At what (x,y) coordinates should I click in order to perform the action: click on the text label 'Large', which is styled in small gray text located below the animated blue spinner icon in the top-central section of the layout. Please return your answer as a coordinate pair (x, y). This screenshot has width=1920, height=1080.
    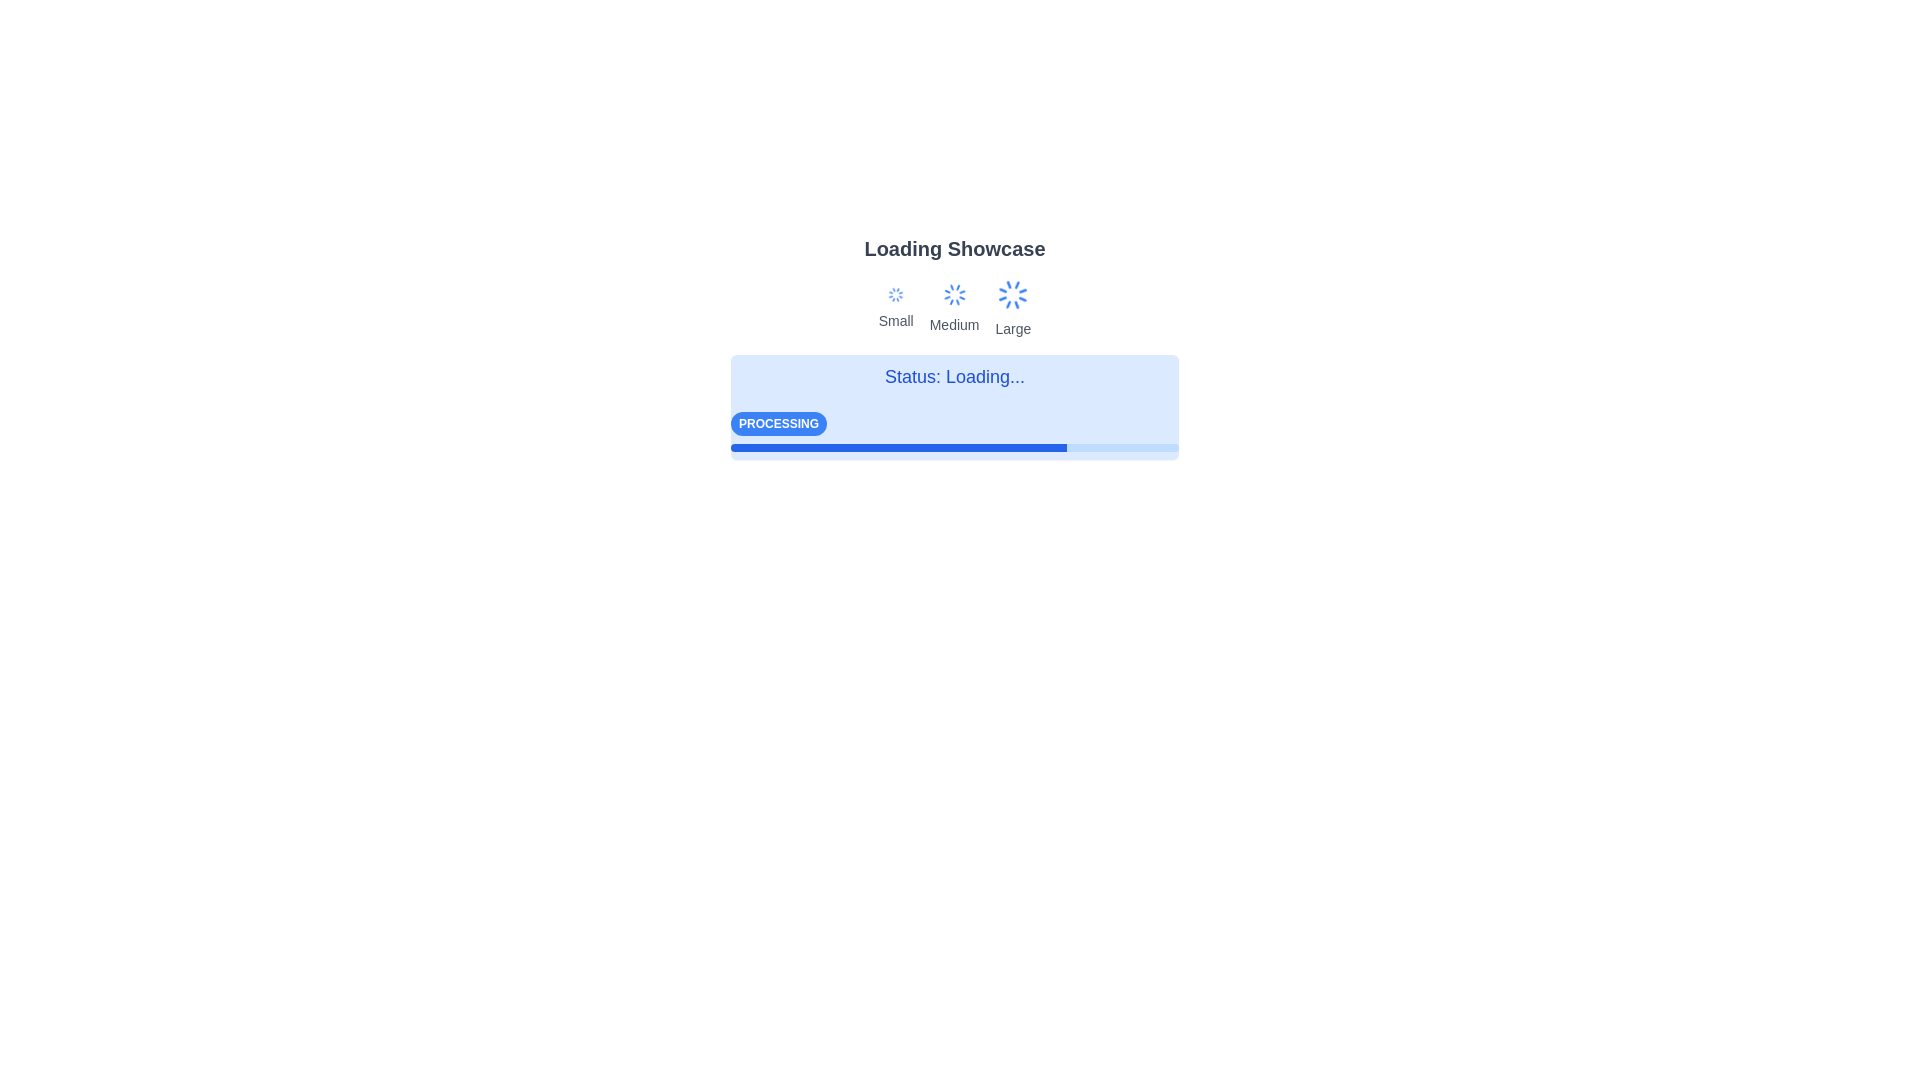
    Looking at the image, I should click on (1013, 327).